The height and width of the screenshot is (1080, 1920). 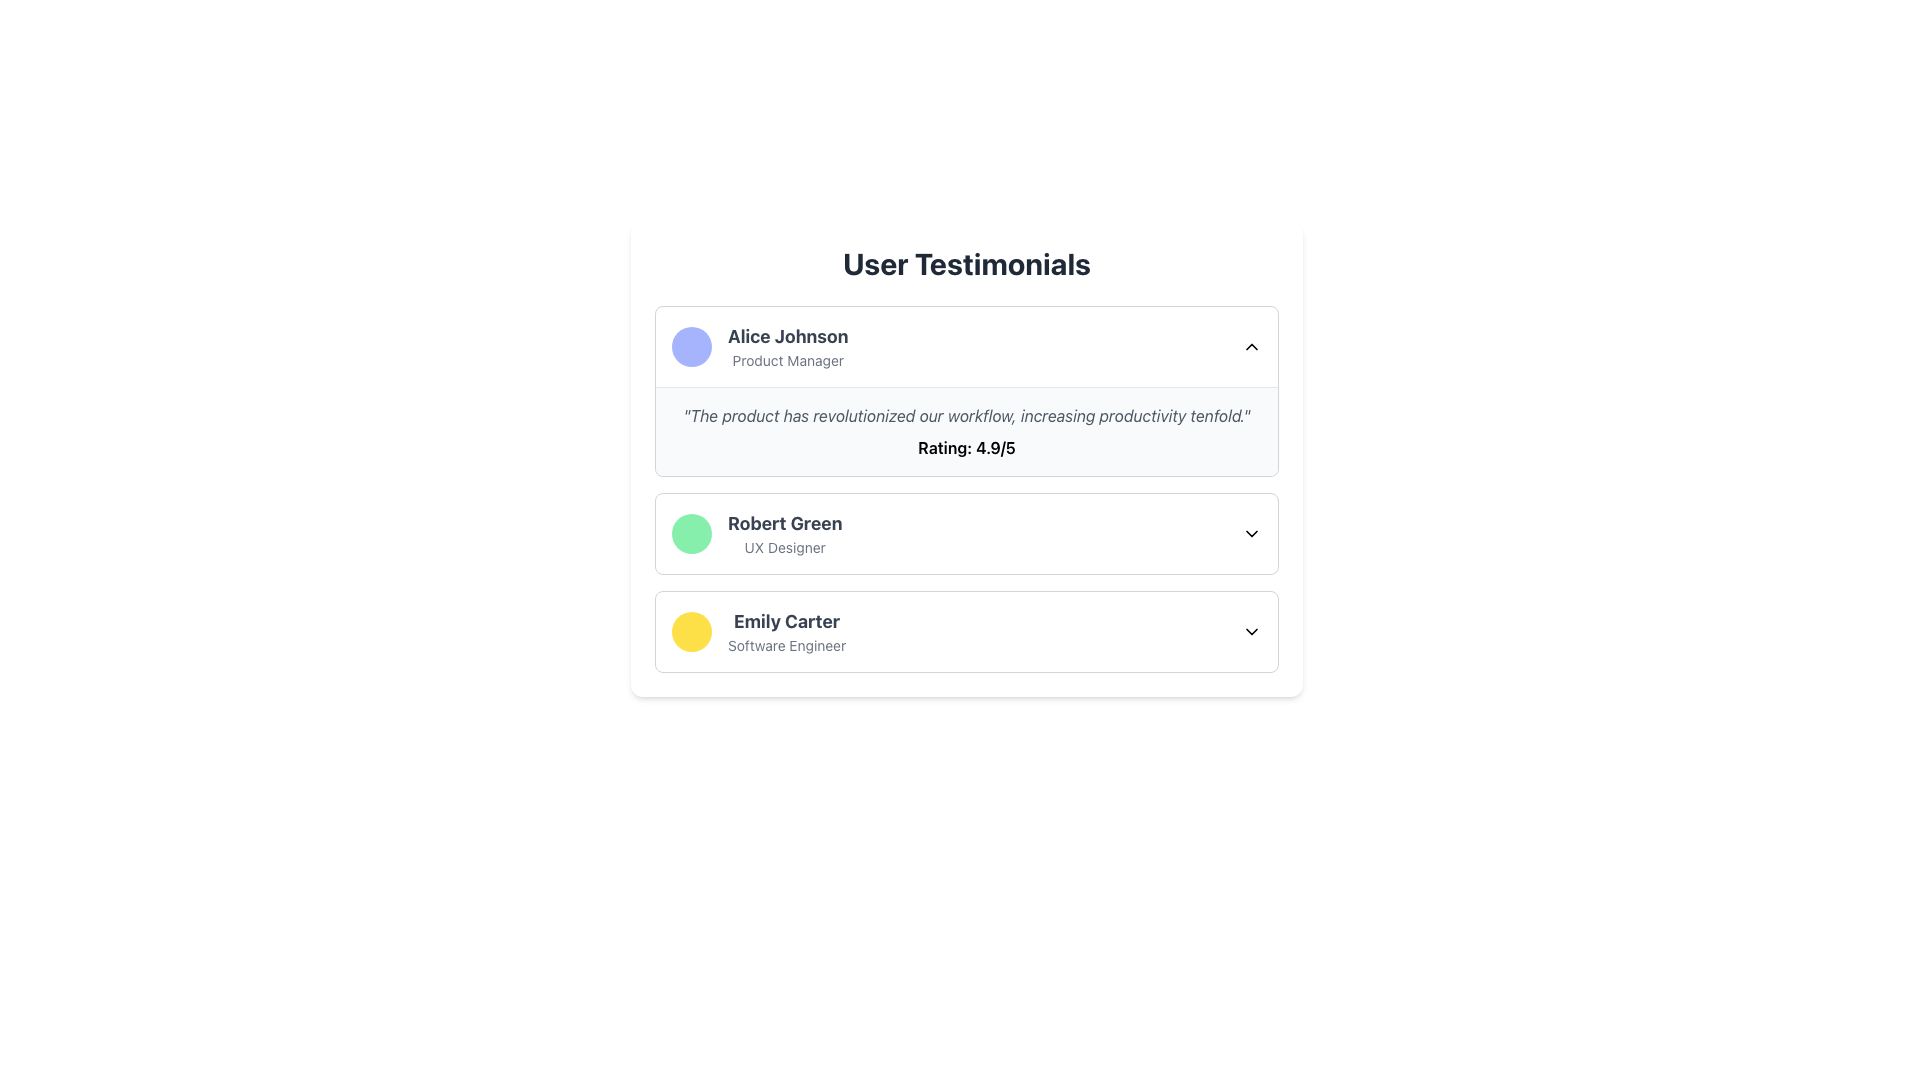 What do you see at coordinates (691, 346) in the screenshot?
I see `the avatar representing 'Alice Johnson' located at the top-left of the testimonial block under 'User Testimonials'` at bounding box center [691, 346].